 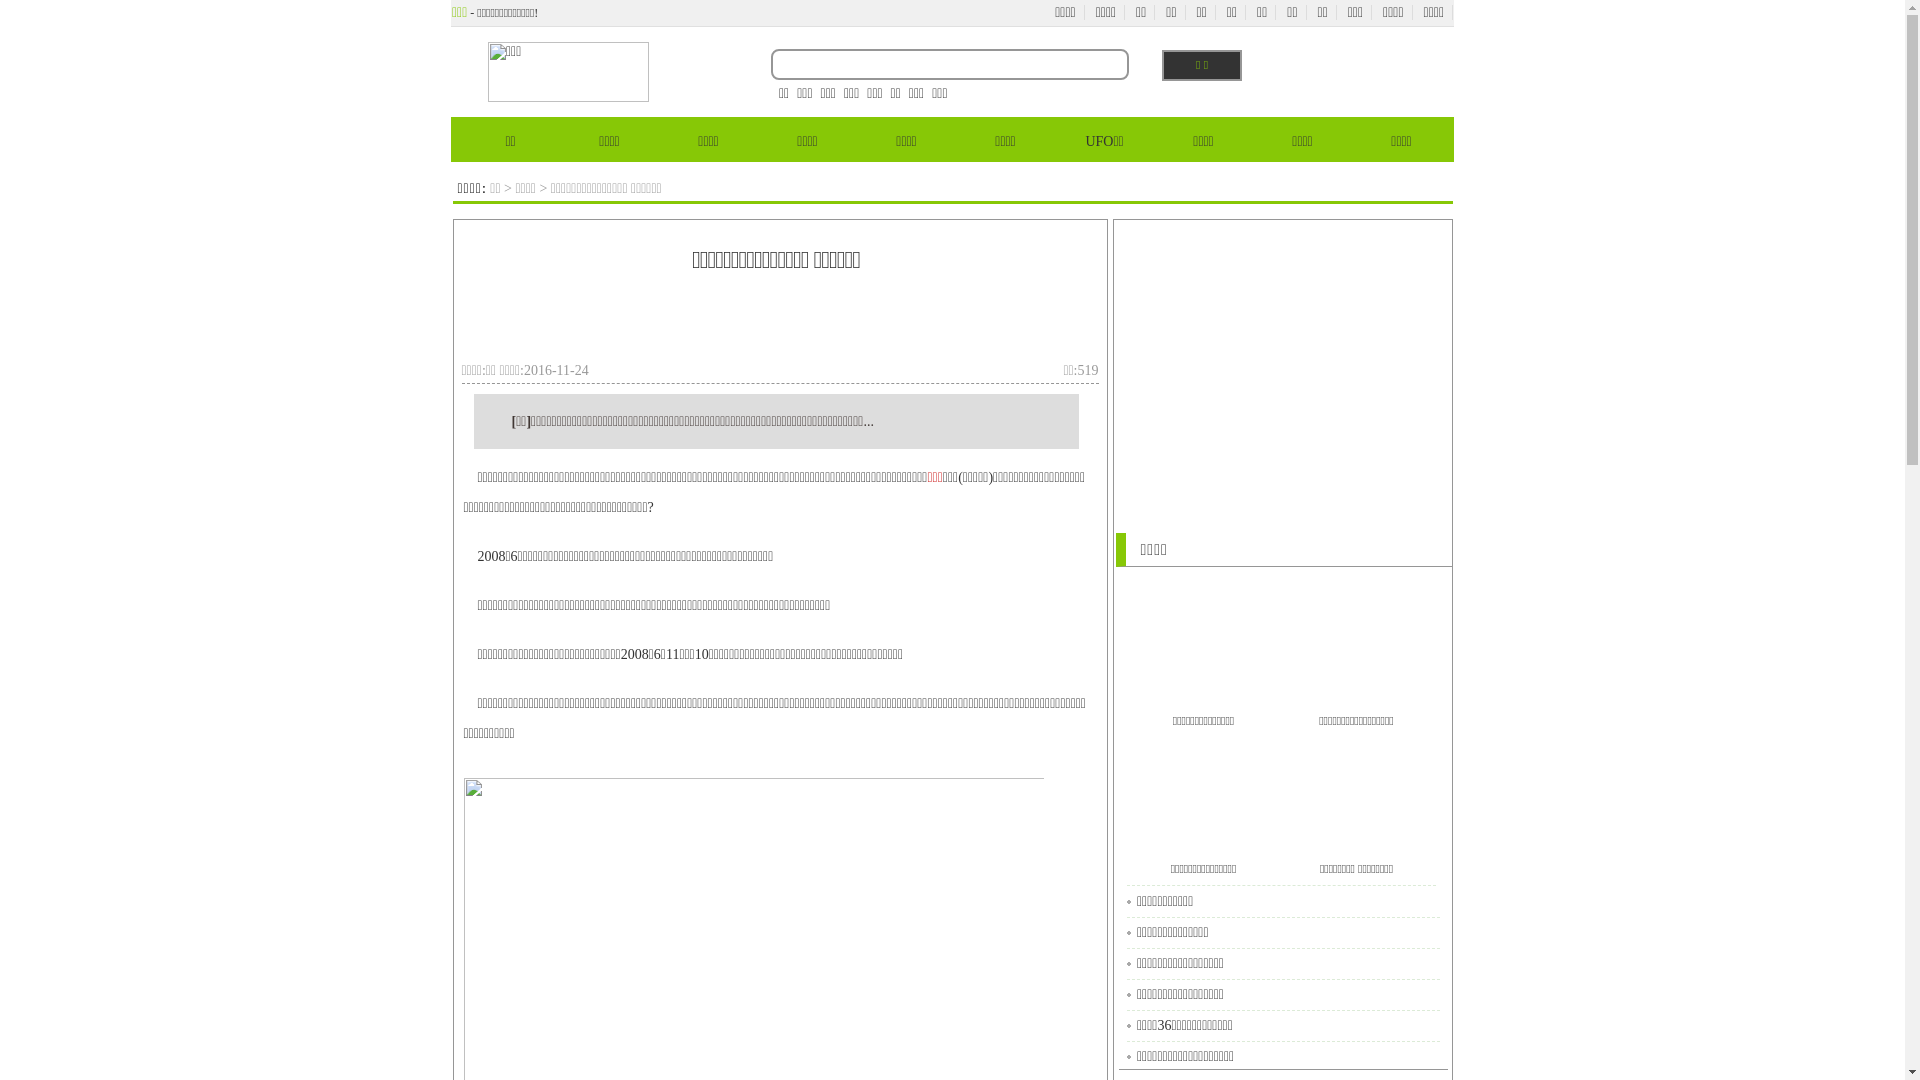 What do you see at coordinates (1281, 362) in the screenshot?
I see `'Advertisement'` at bounding box center [1281, 362].